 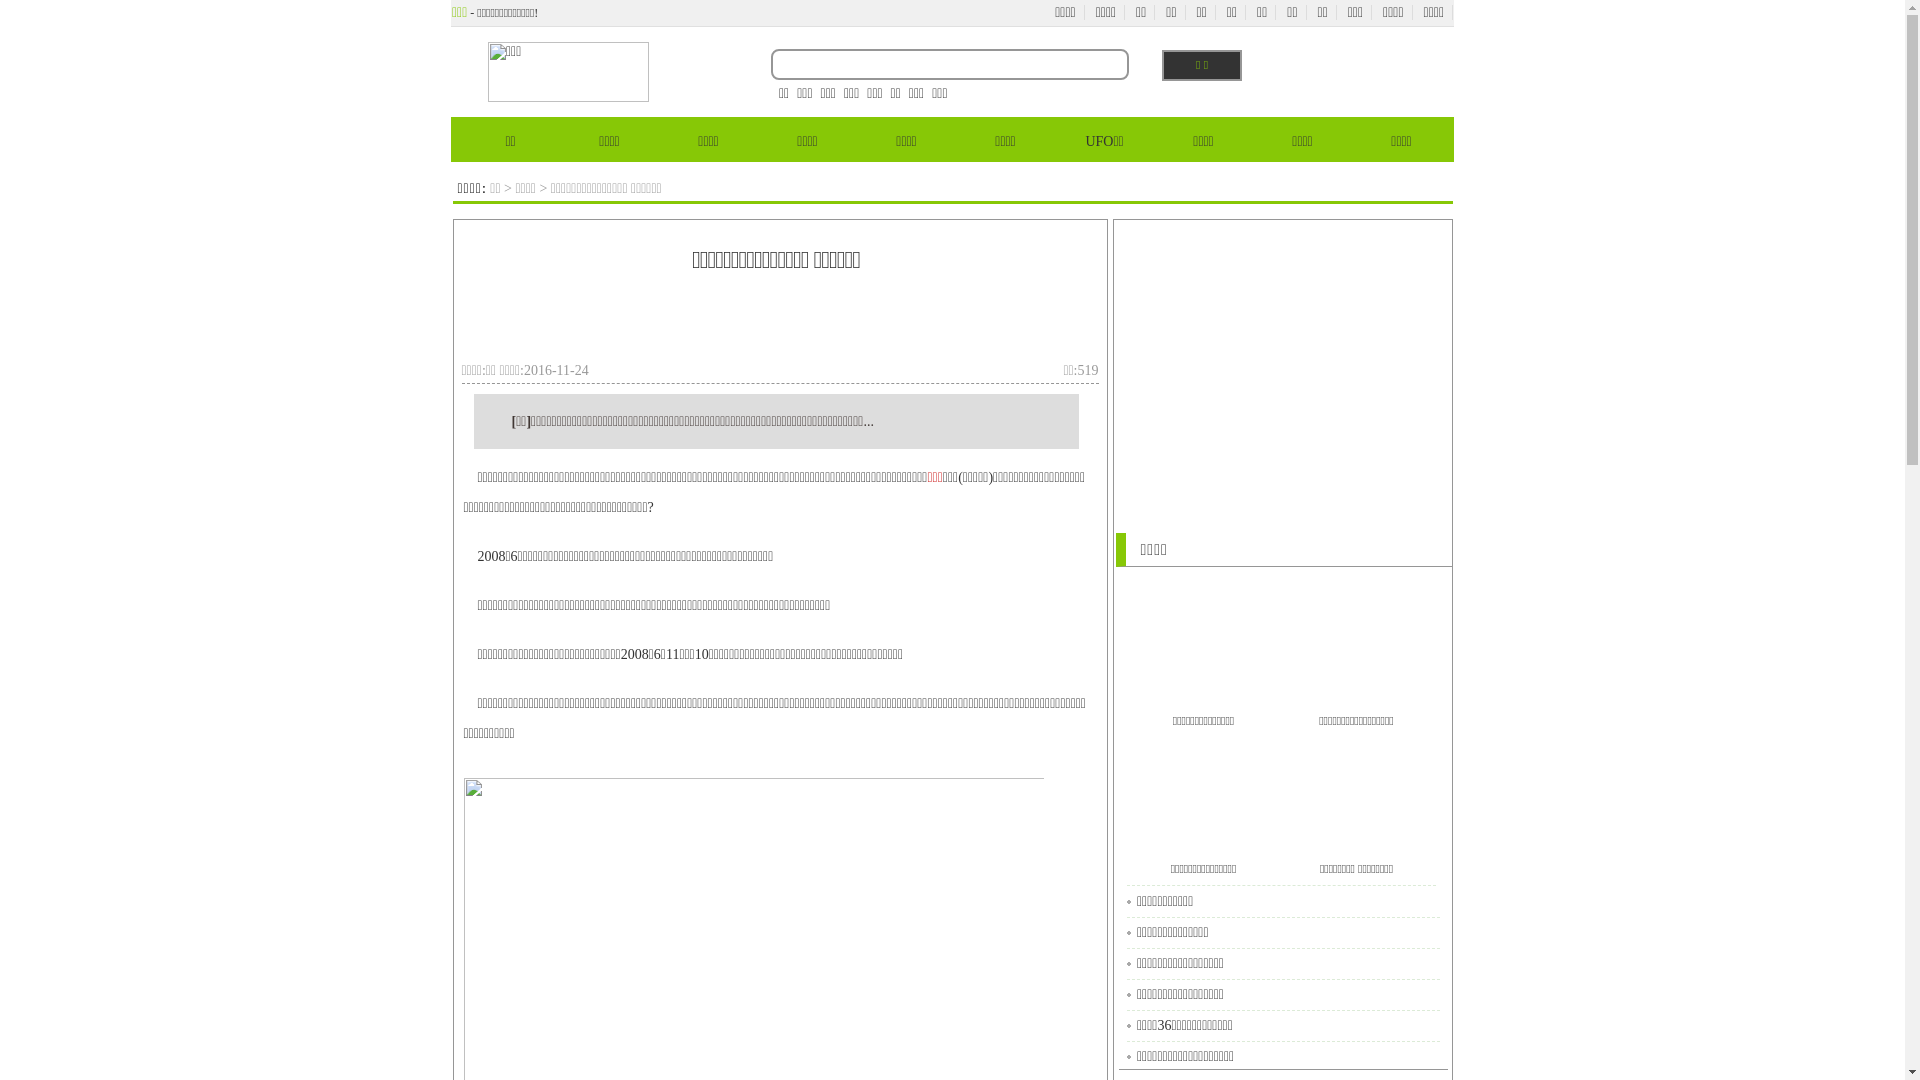 What do you see at coordinates (1281, 362) in the screenshot?
I see `'Advertisement'` at bounding box center [1281, 362].